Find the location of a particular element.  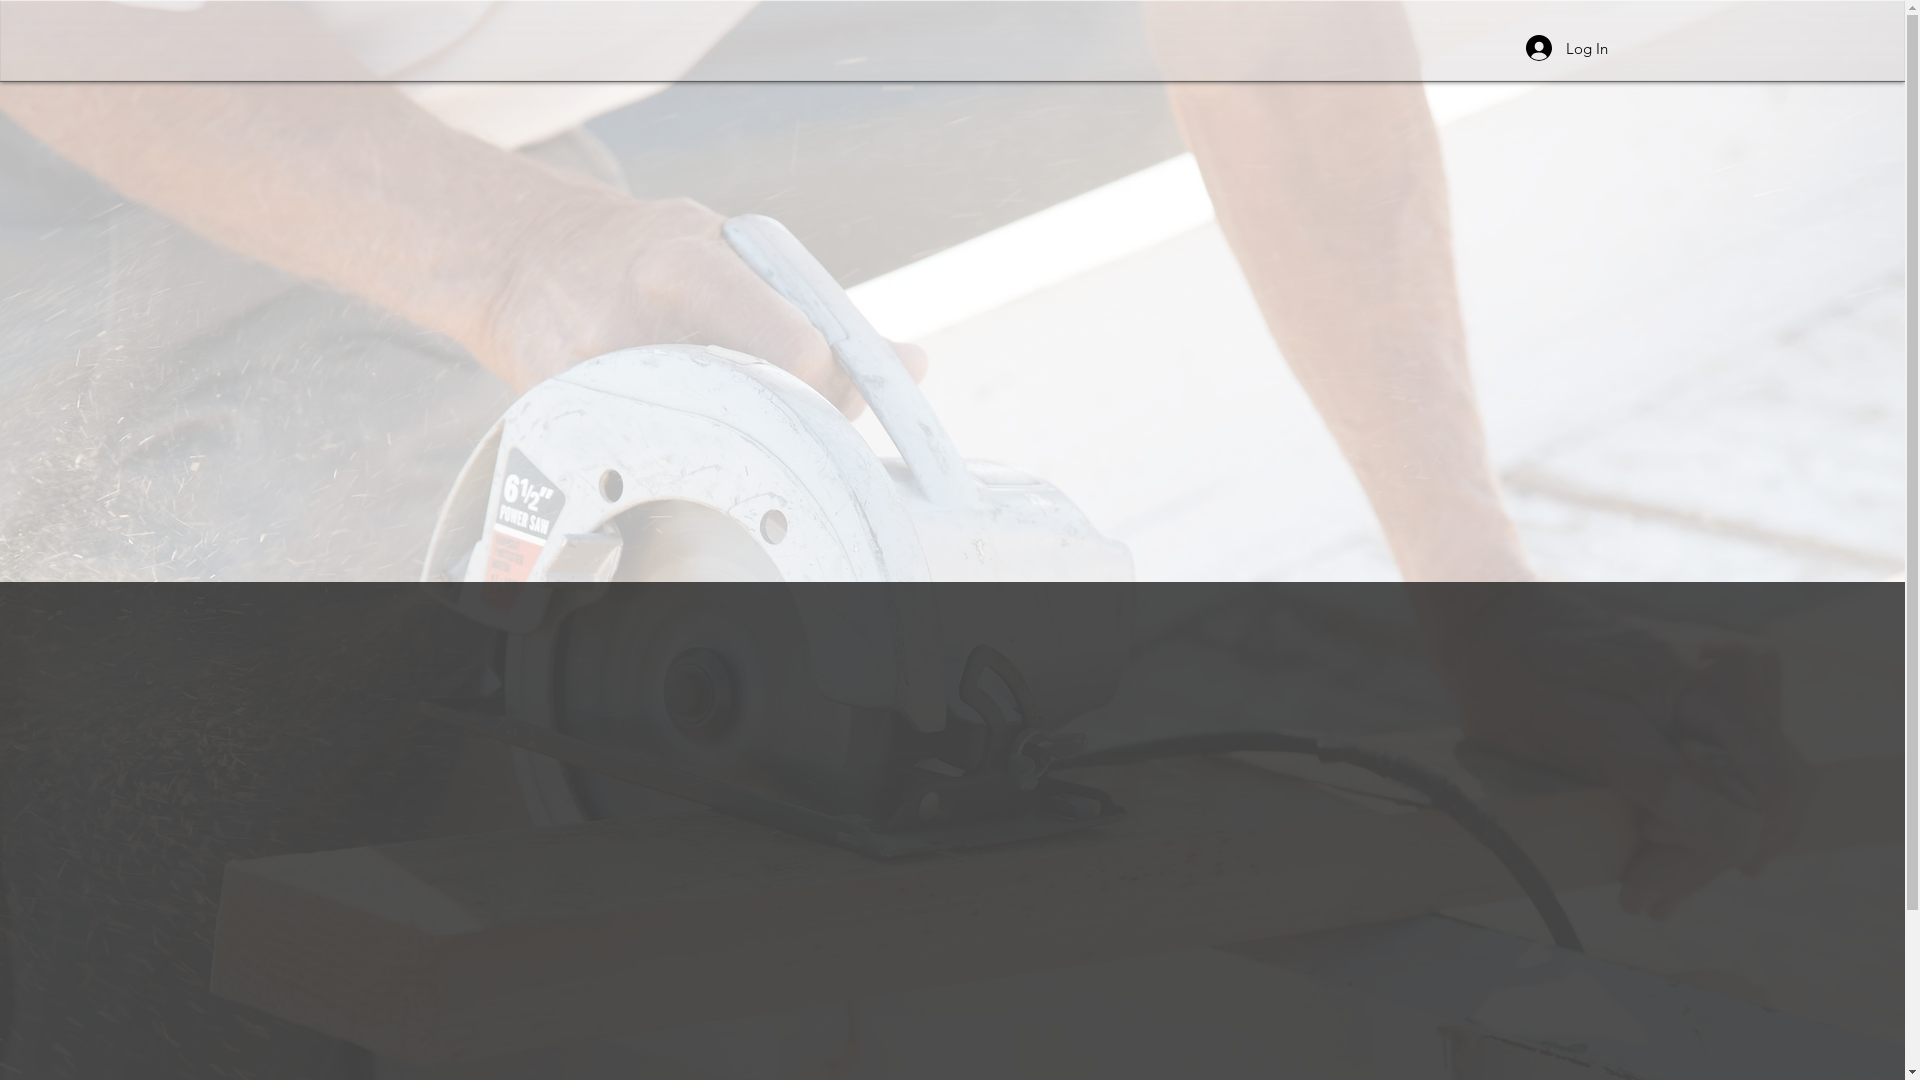

'Log In' is located at coordinates (1565, 46).